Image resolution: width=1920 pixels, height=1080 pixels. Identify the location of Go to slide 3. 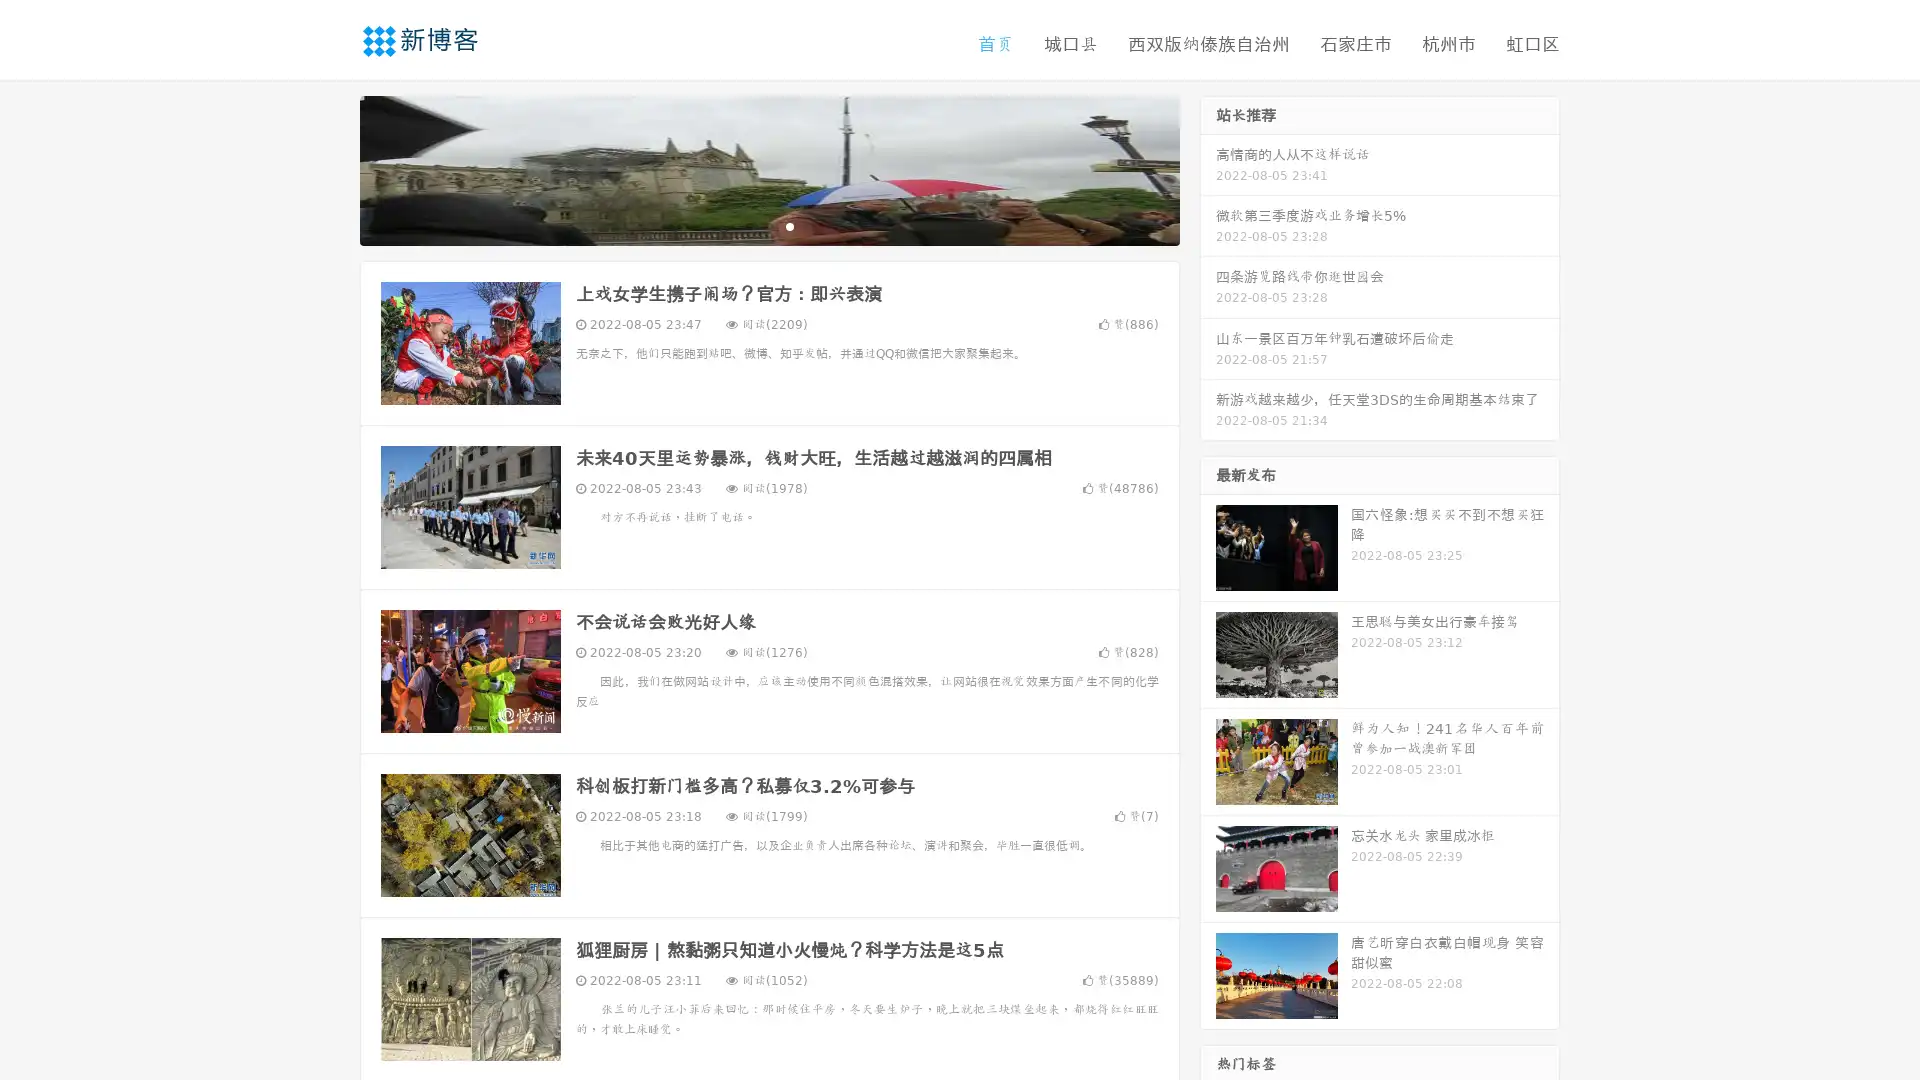
(789, 225).